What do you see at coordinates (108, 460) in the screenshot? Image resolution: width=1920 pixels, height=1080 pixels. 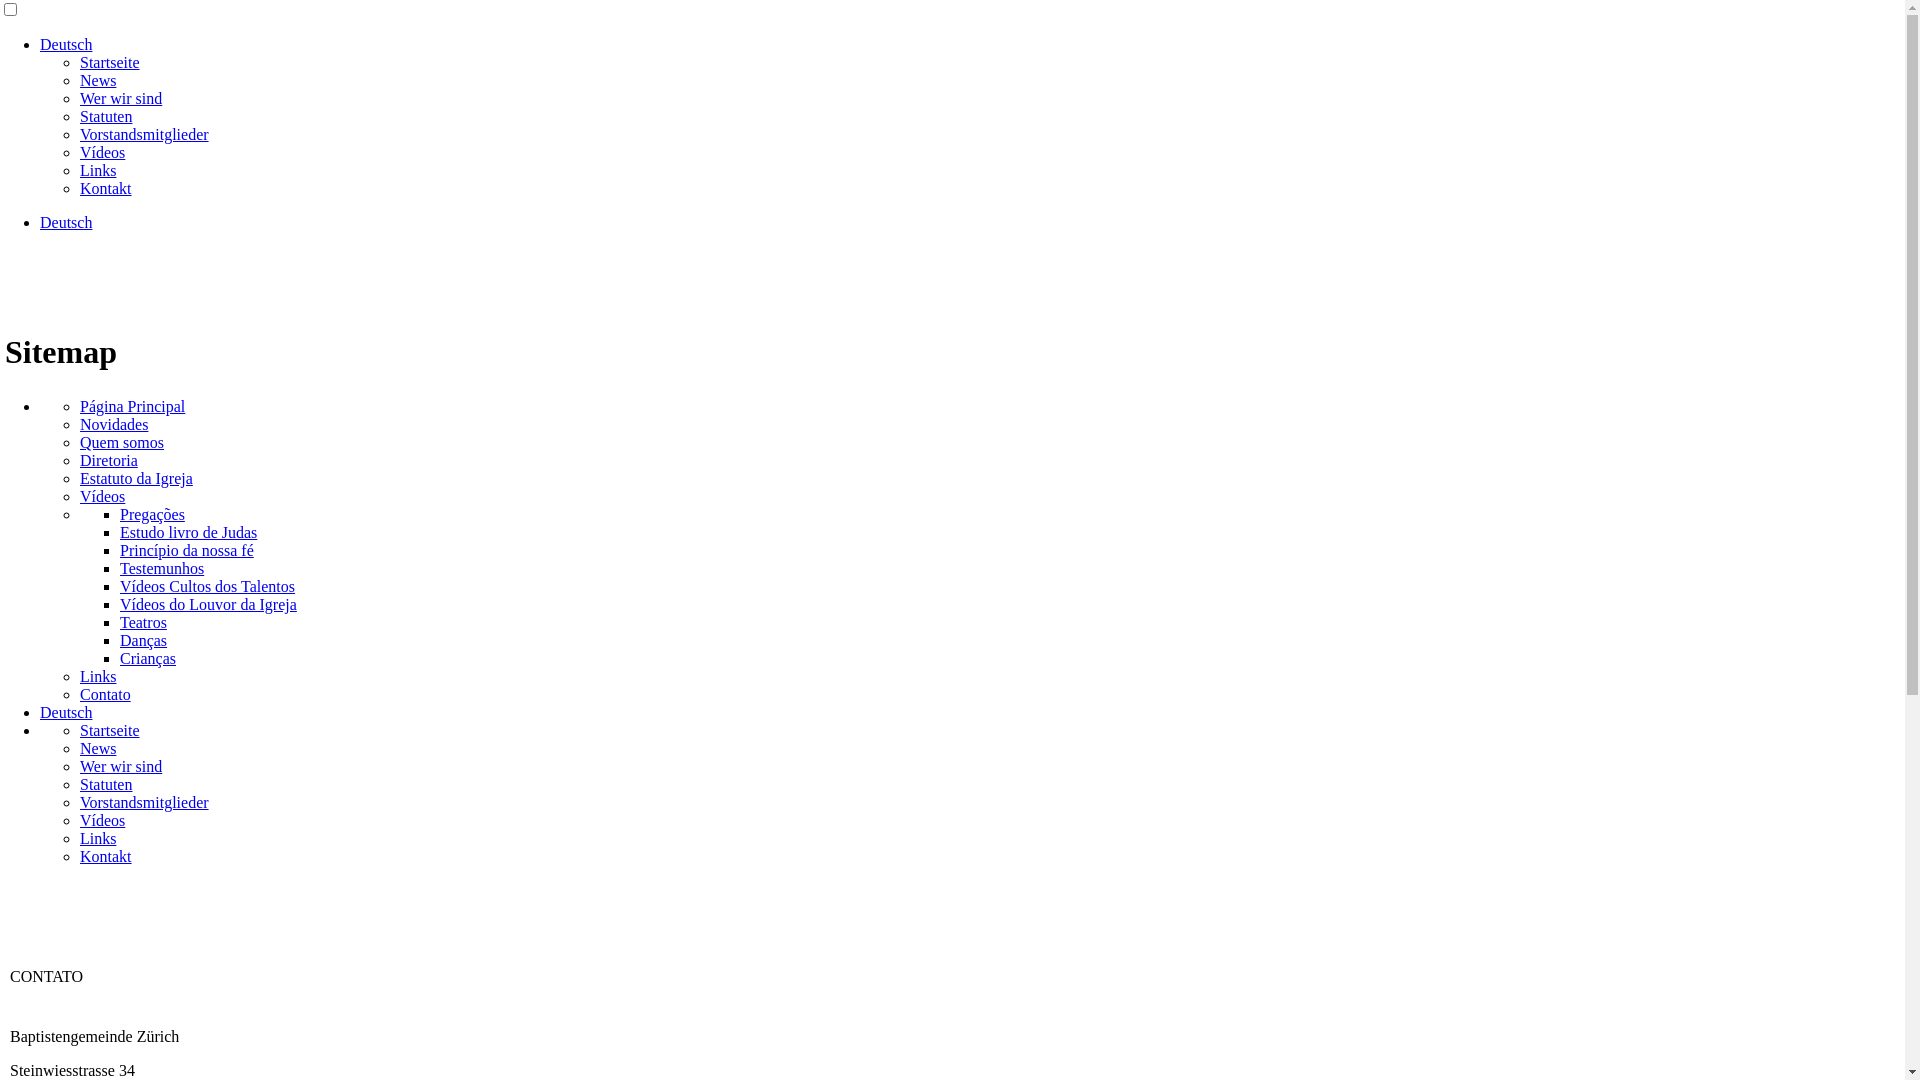 I see `'Diretoria'` at bounding box center [108, 460].